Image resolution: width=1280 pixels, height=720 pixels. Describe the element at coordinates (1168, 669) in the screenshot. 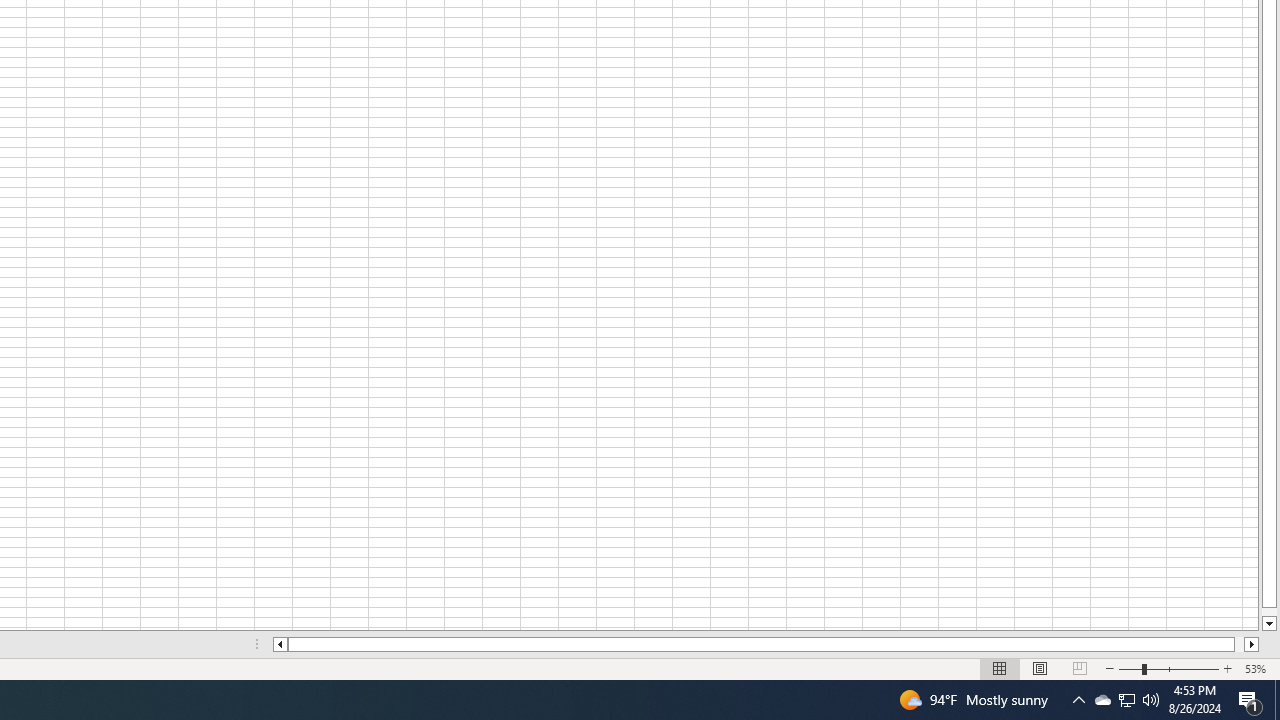

I see `'Zoom'` at that location.